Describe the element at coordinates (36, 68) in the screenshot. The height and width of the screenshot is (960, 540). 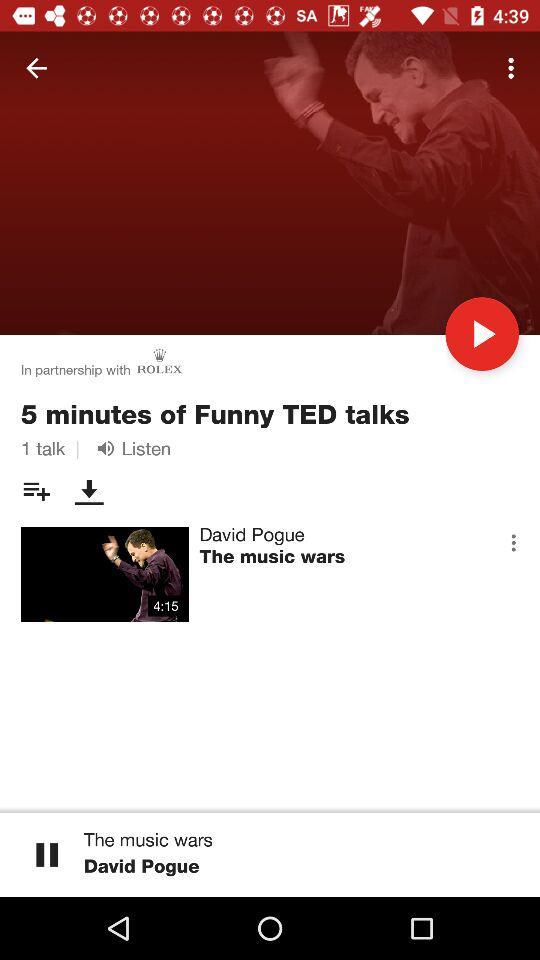
I see `the icon at the top left corner` at that location.